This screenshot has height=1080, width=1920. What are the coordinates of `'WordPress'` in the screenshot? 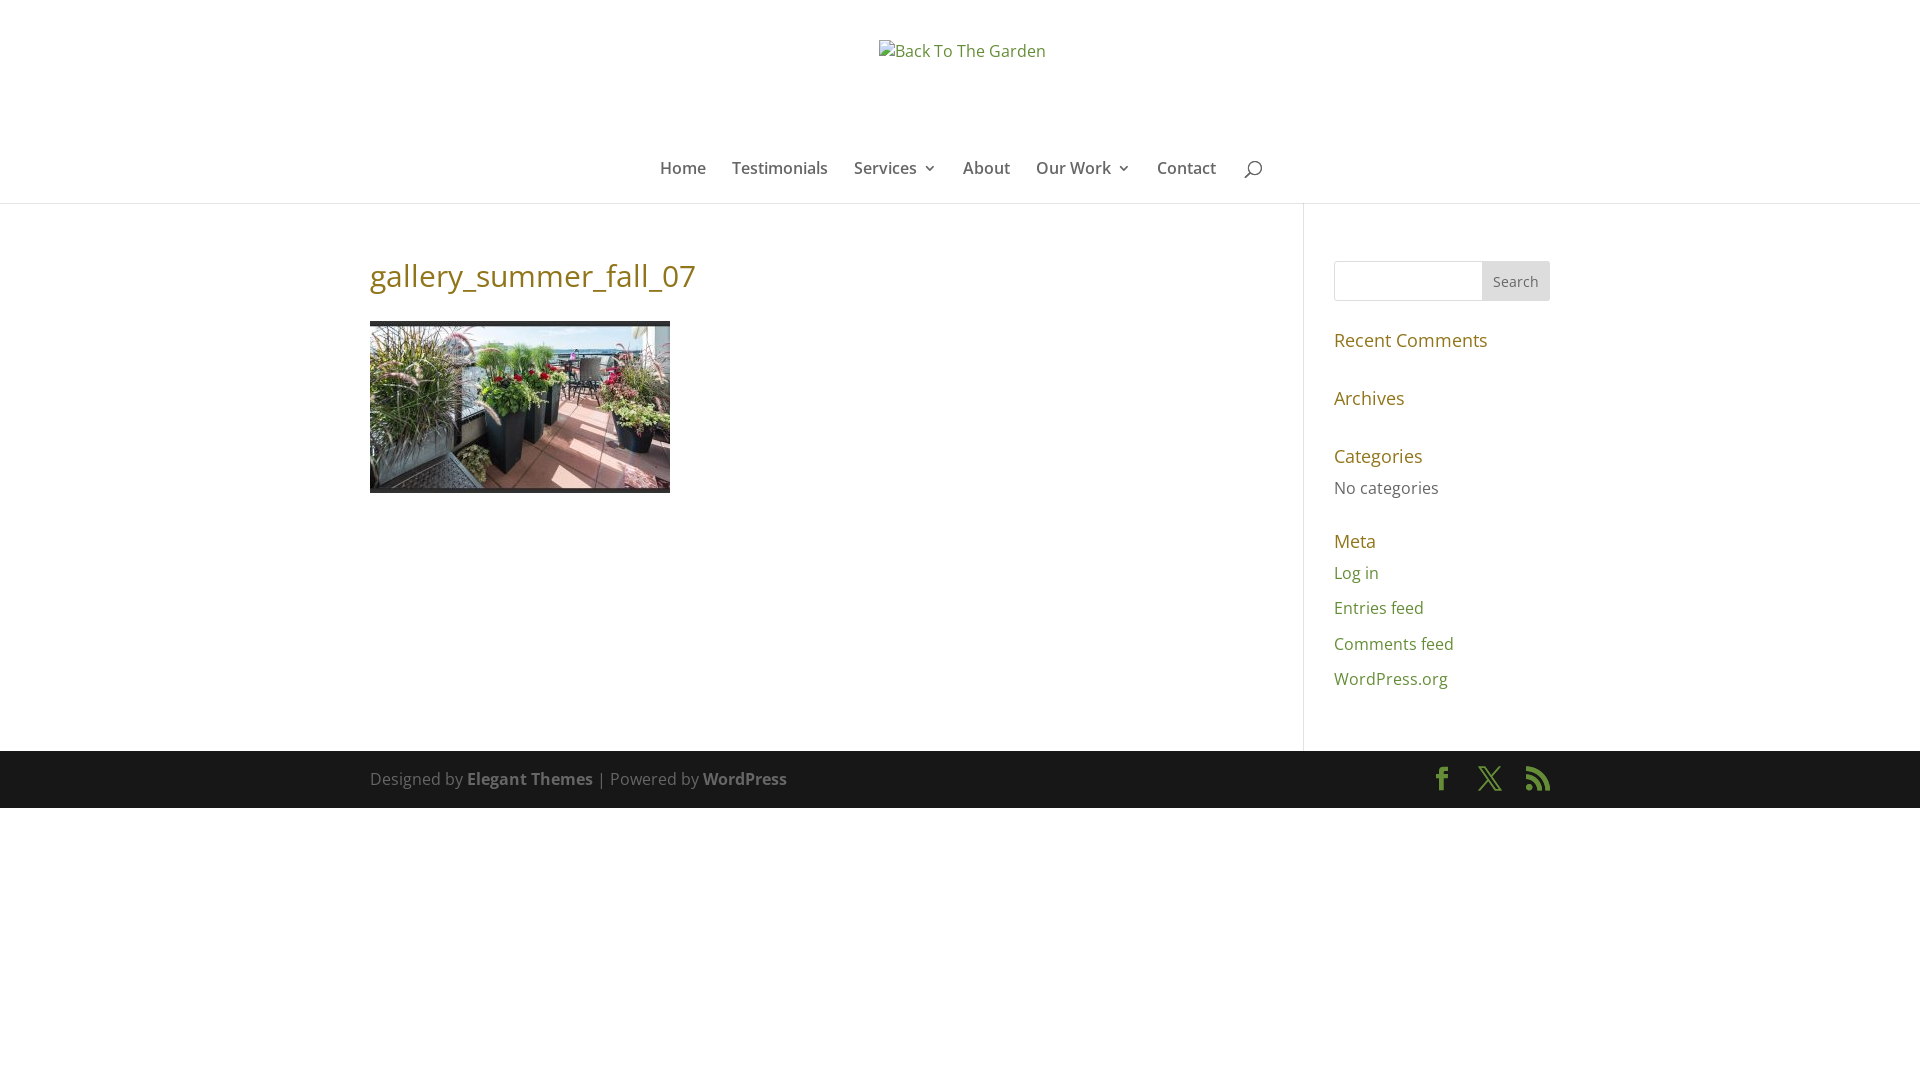 It's located at (743, 778).